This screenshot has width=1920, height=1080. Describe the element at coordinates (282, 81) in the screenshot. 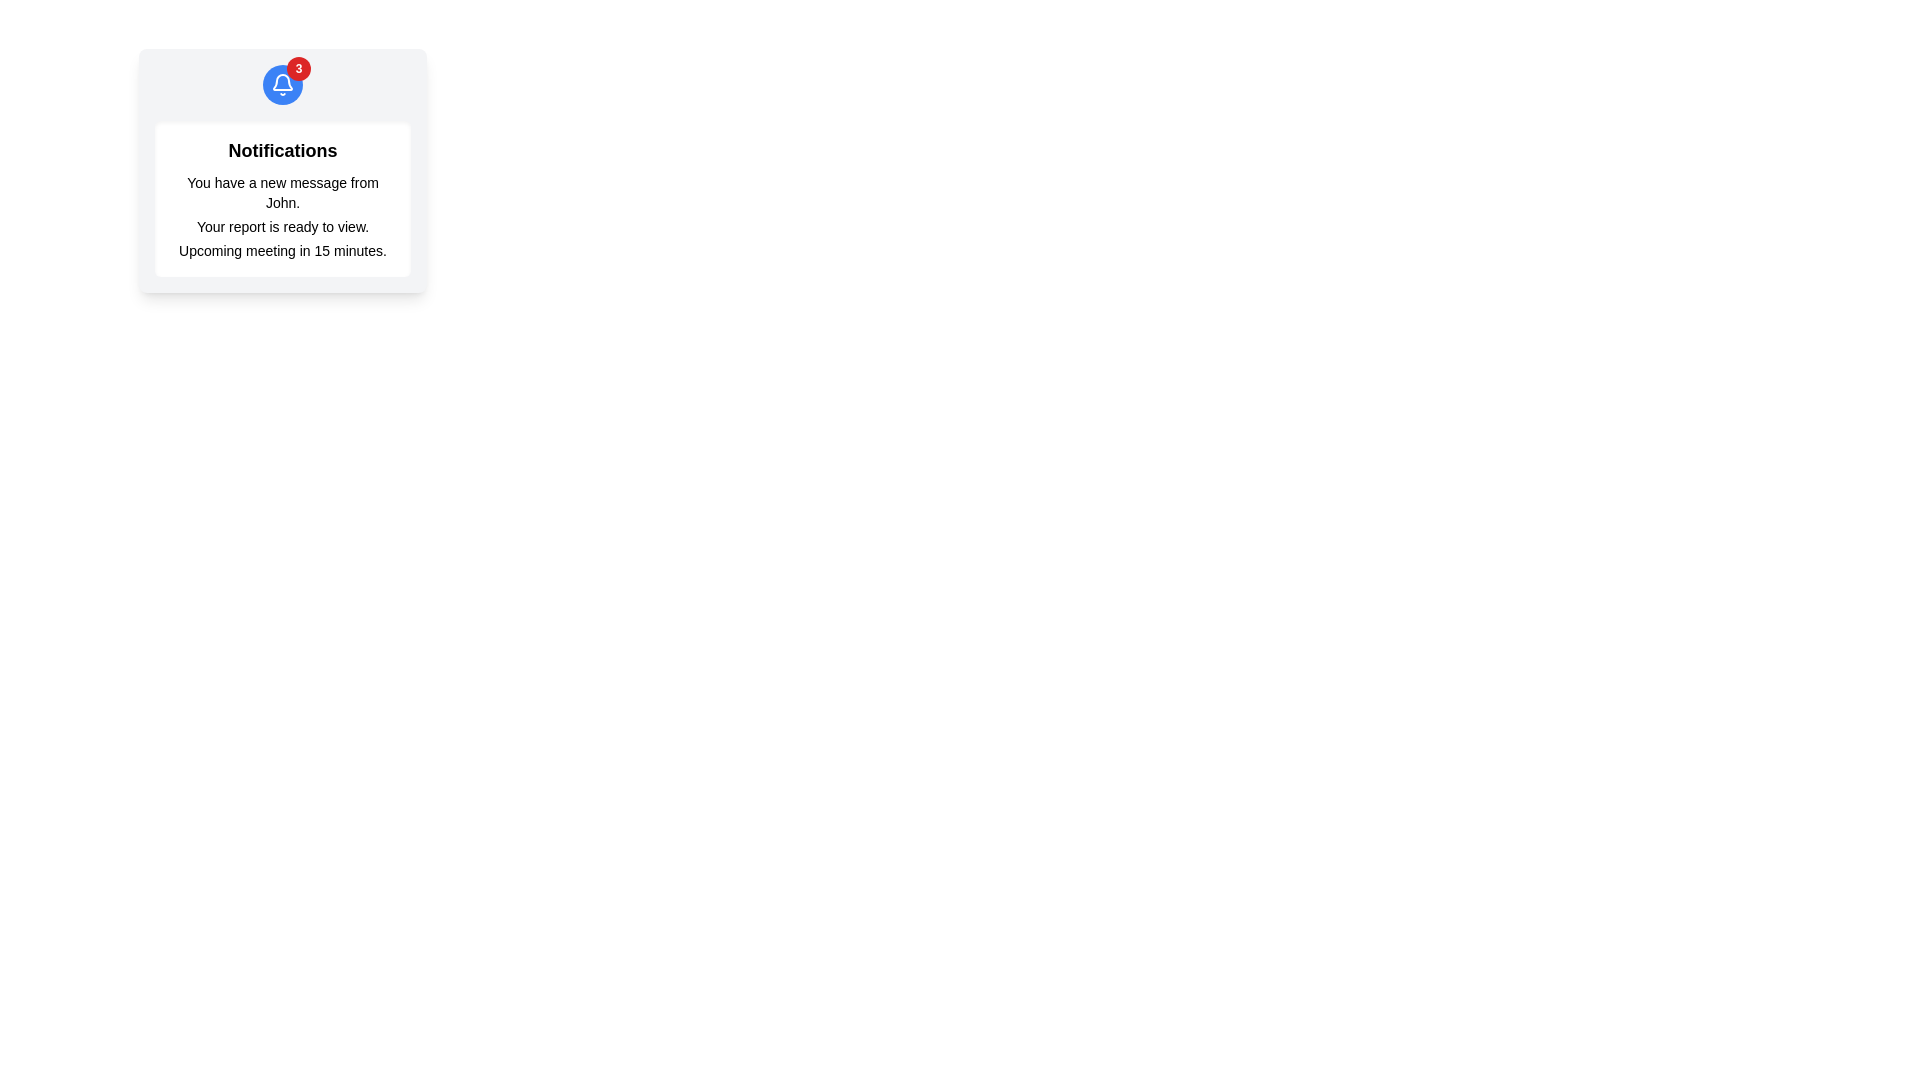

I see `the bell icon located centrally in the notification area` at that location.